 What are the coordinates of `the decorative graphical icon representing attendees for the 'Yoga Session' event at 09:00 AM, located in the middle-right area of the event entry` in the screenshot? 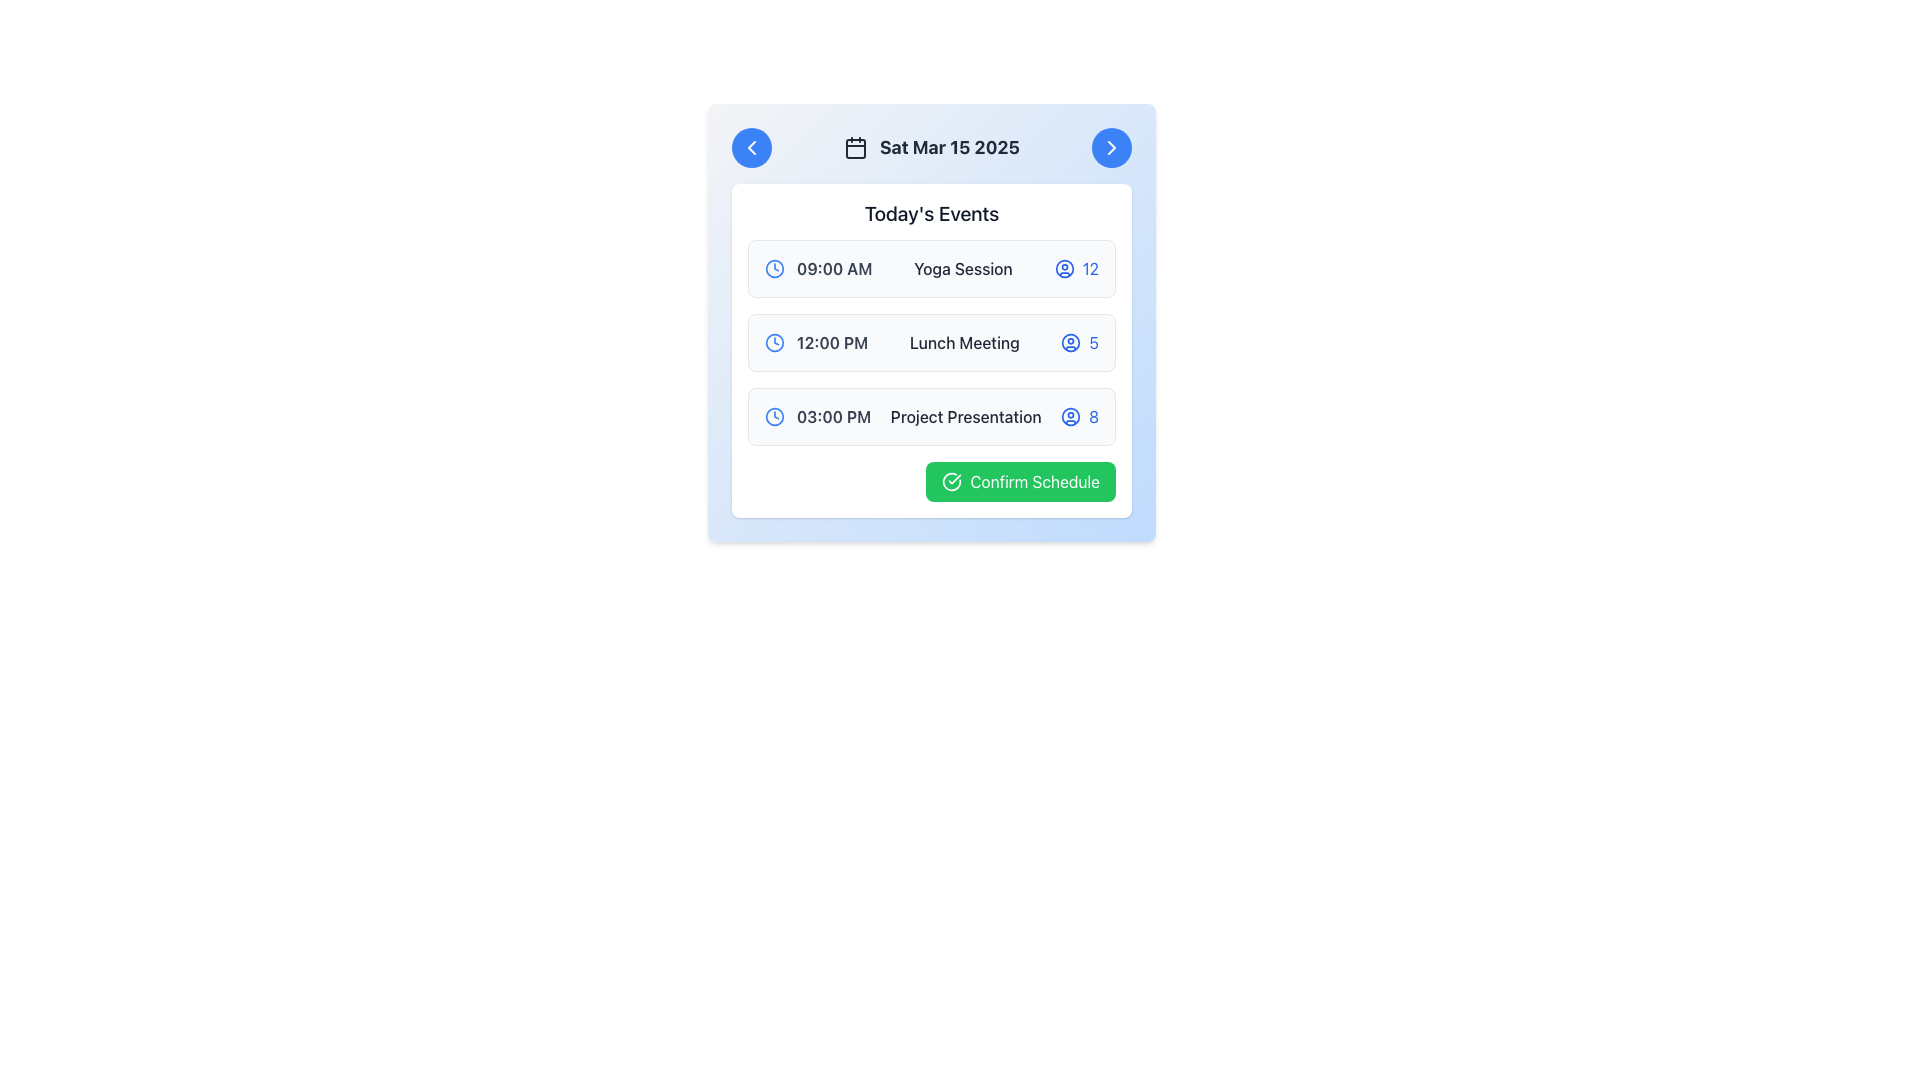 It's located at (1063, 268).